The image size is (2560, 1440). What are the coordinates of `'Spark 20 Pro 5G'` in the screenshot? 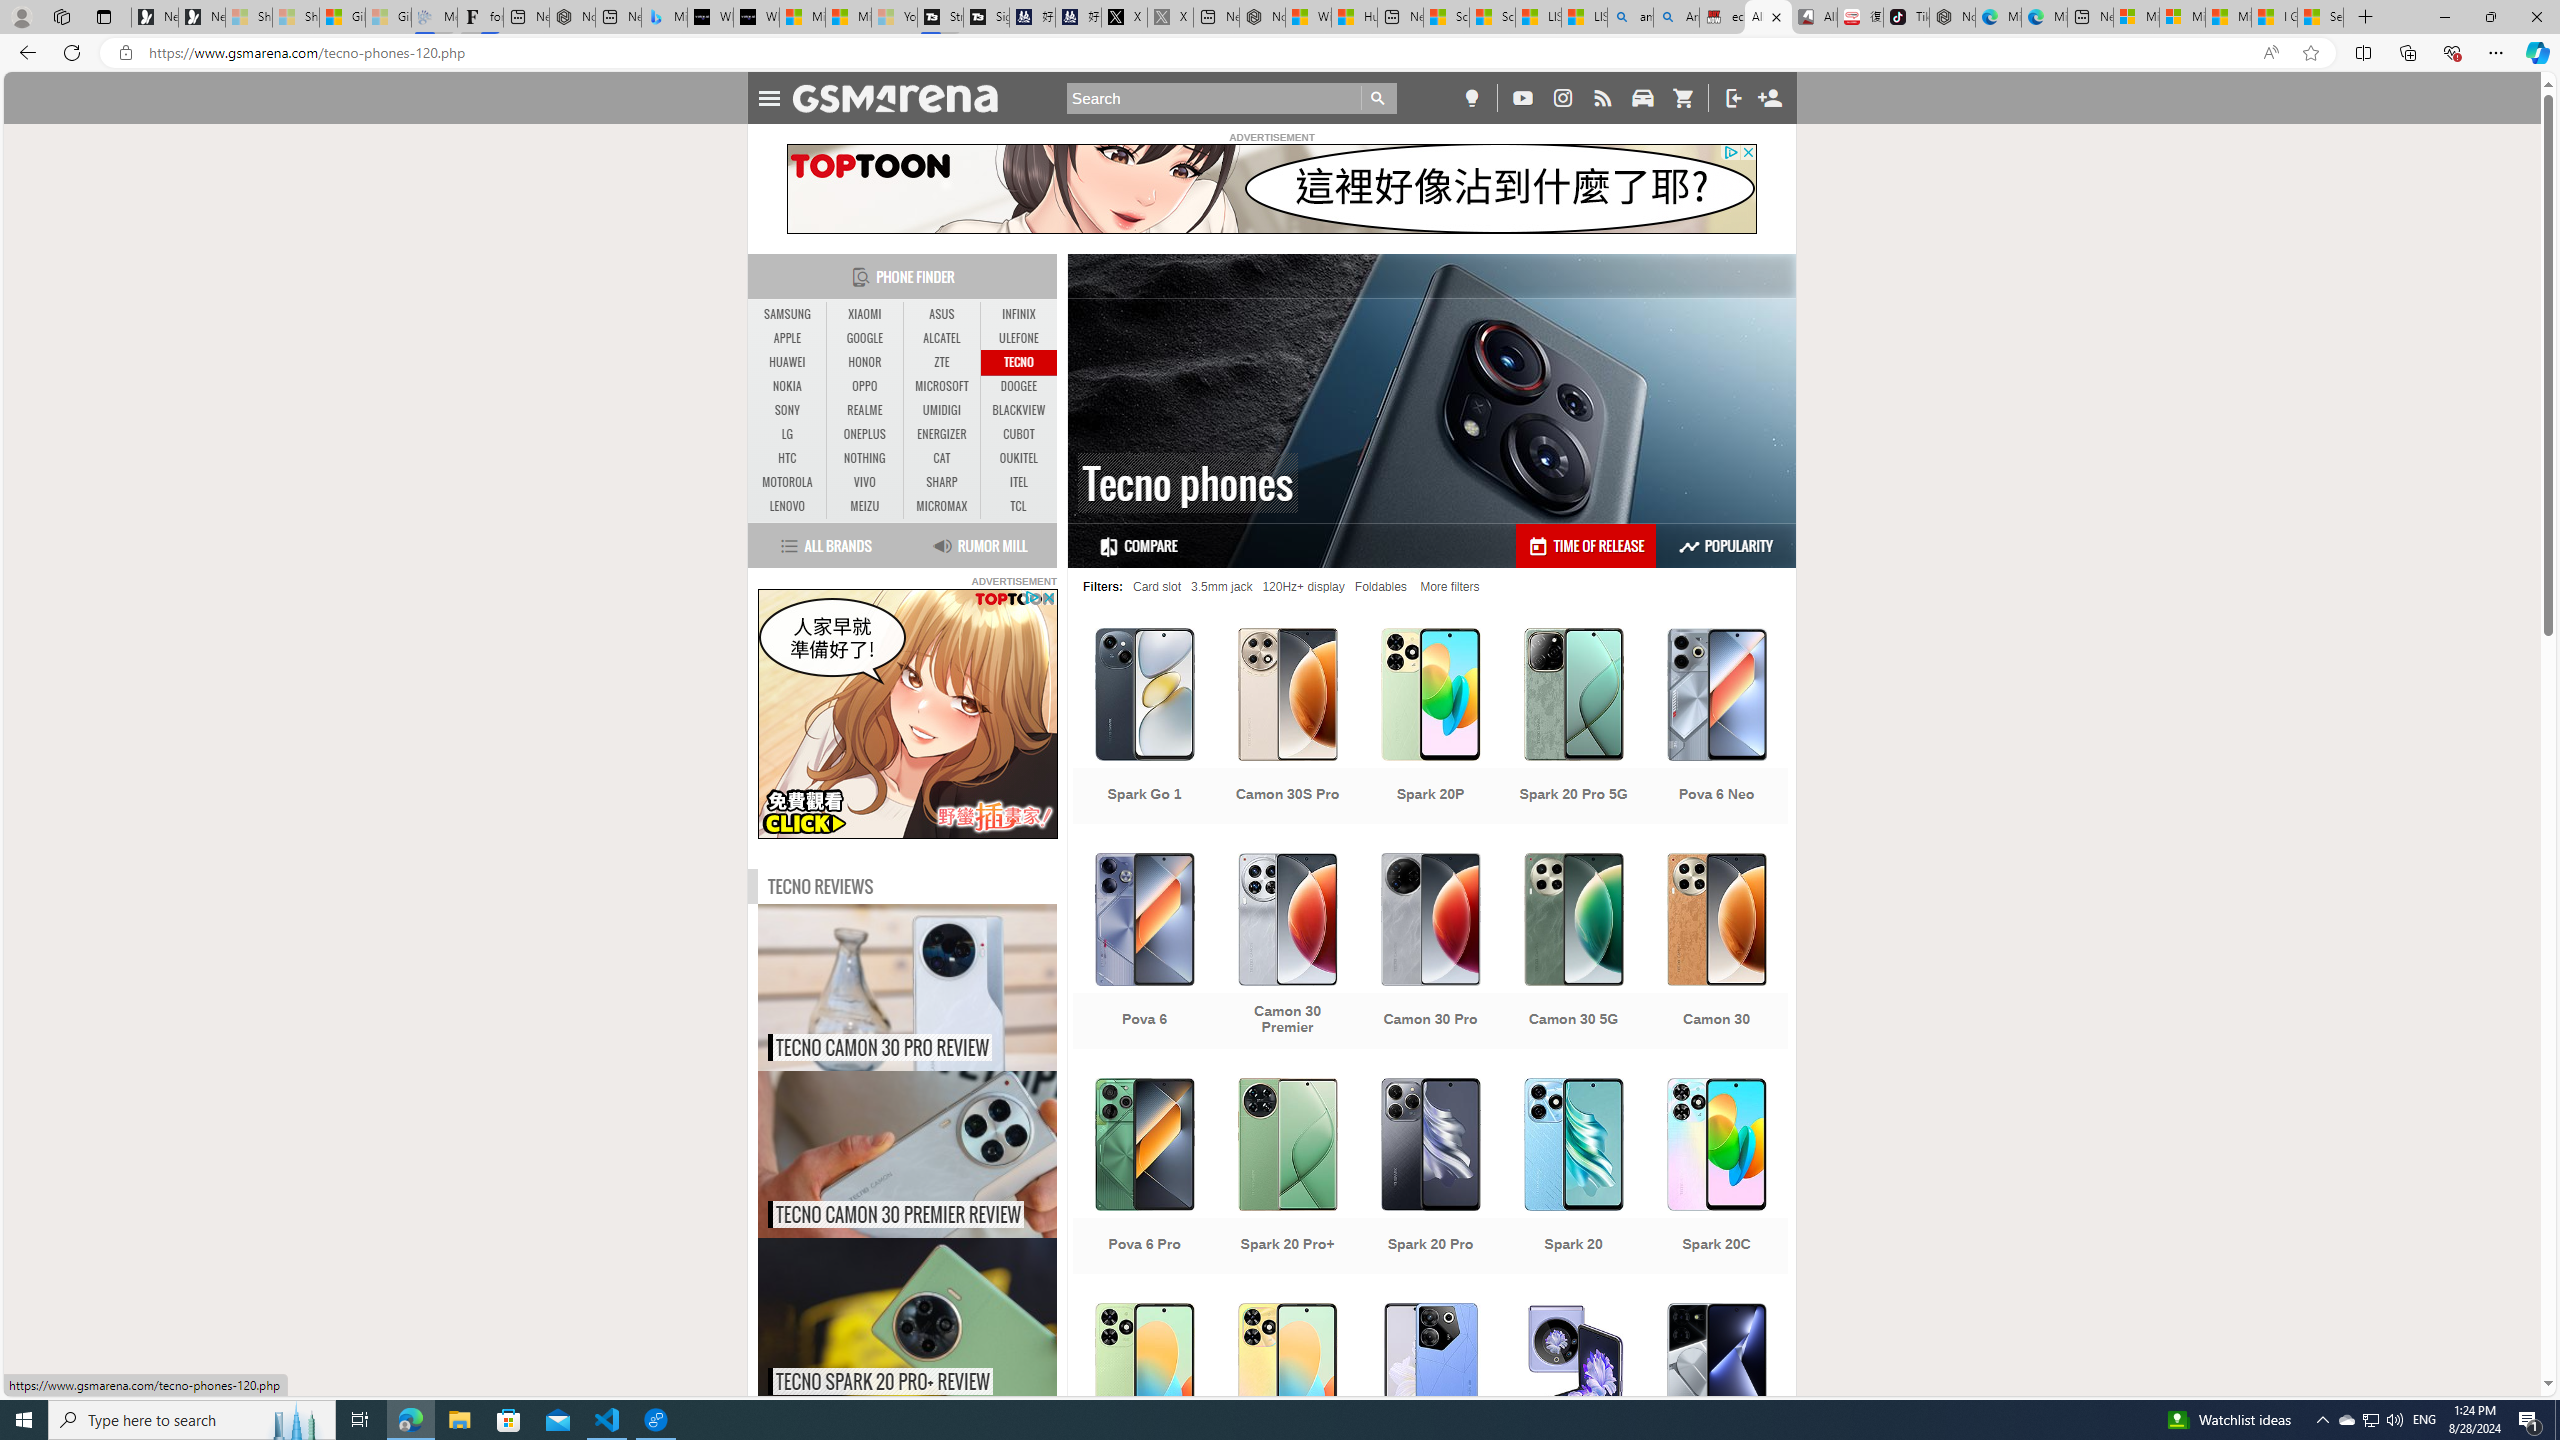 It's located at (1573, 727).